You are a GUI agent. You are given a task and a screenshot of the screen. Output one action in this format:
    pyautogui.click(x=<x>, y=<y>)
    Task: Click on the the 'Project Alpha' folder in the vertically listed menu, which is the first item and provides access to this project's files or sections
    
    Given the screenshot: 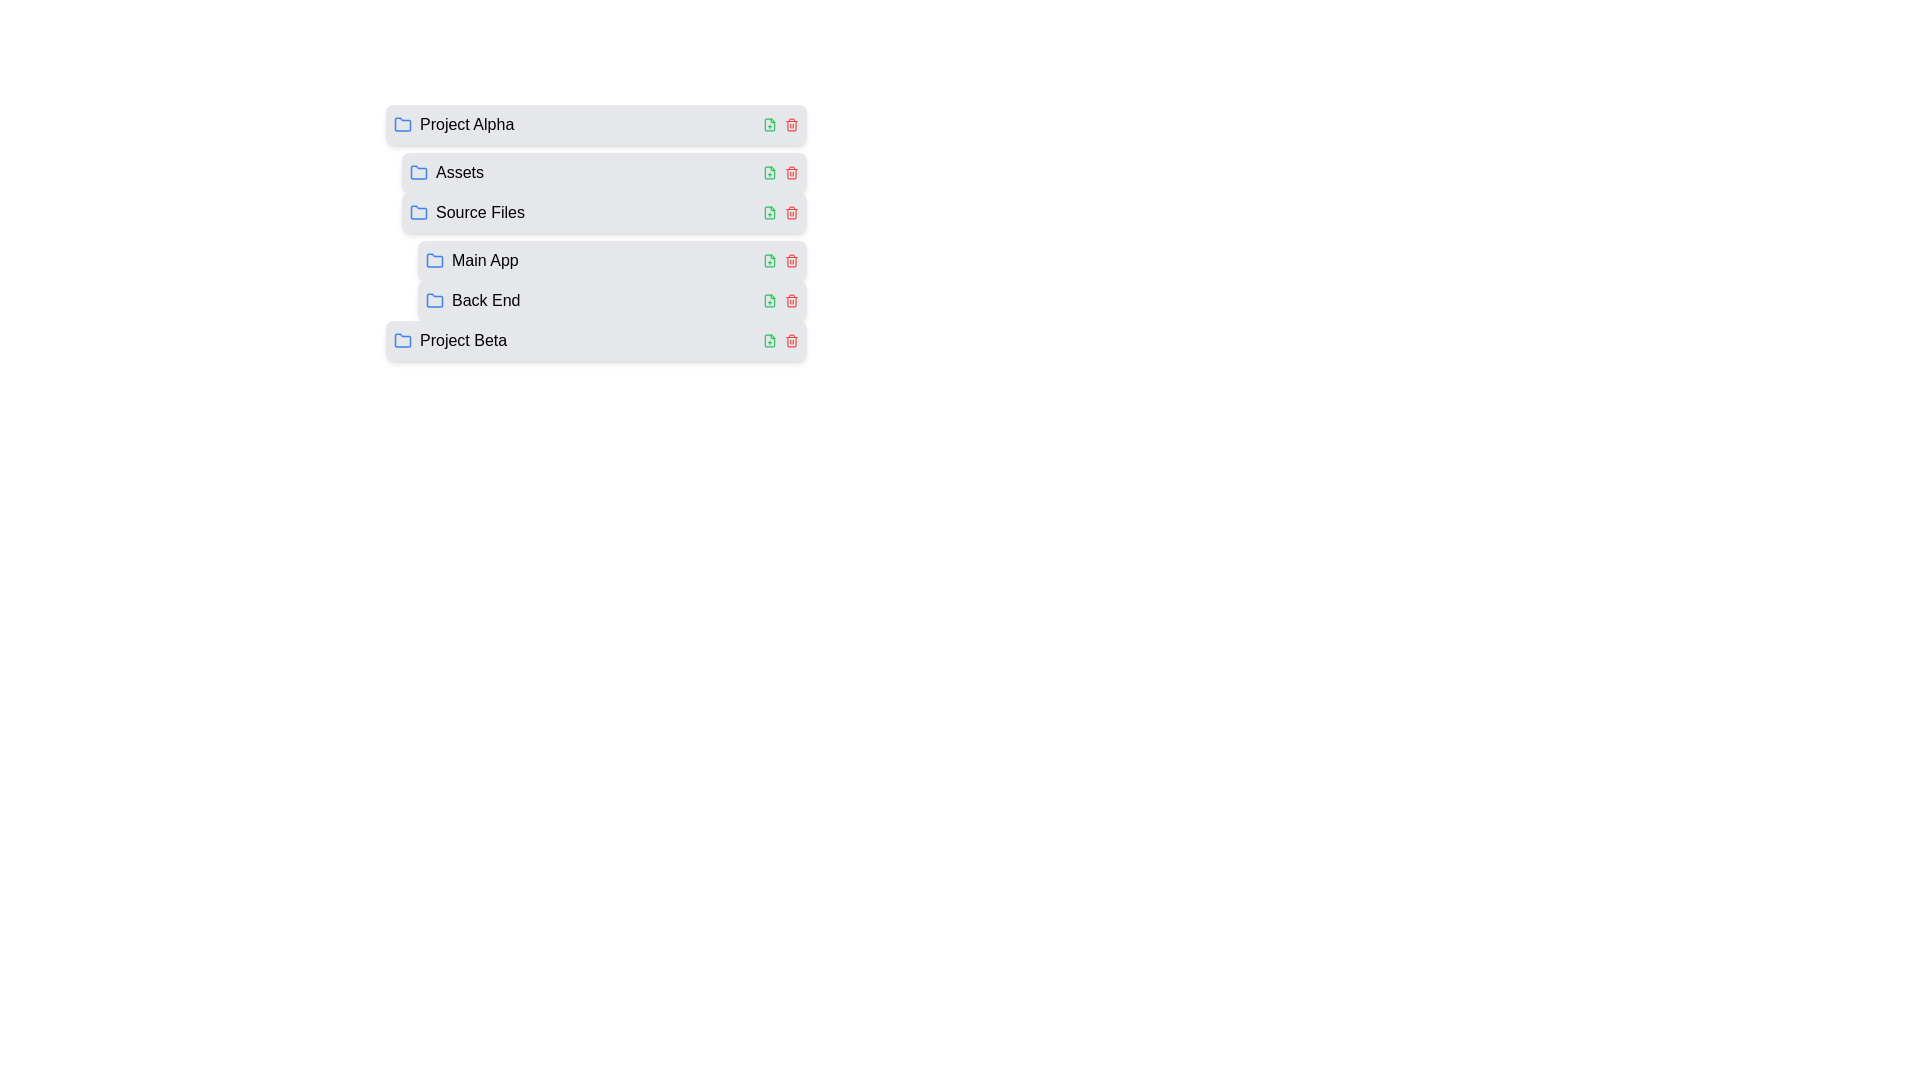 What is the action you would take?
    pyautogui.click(x=595, y=124)
    